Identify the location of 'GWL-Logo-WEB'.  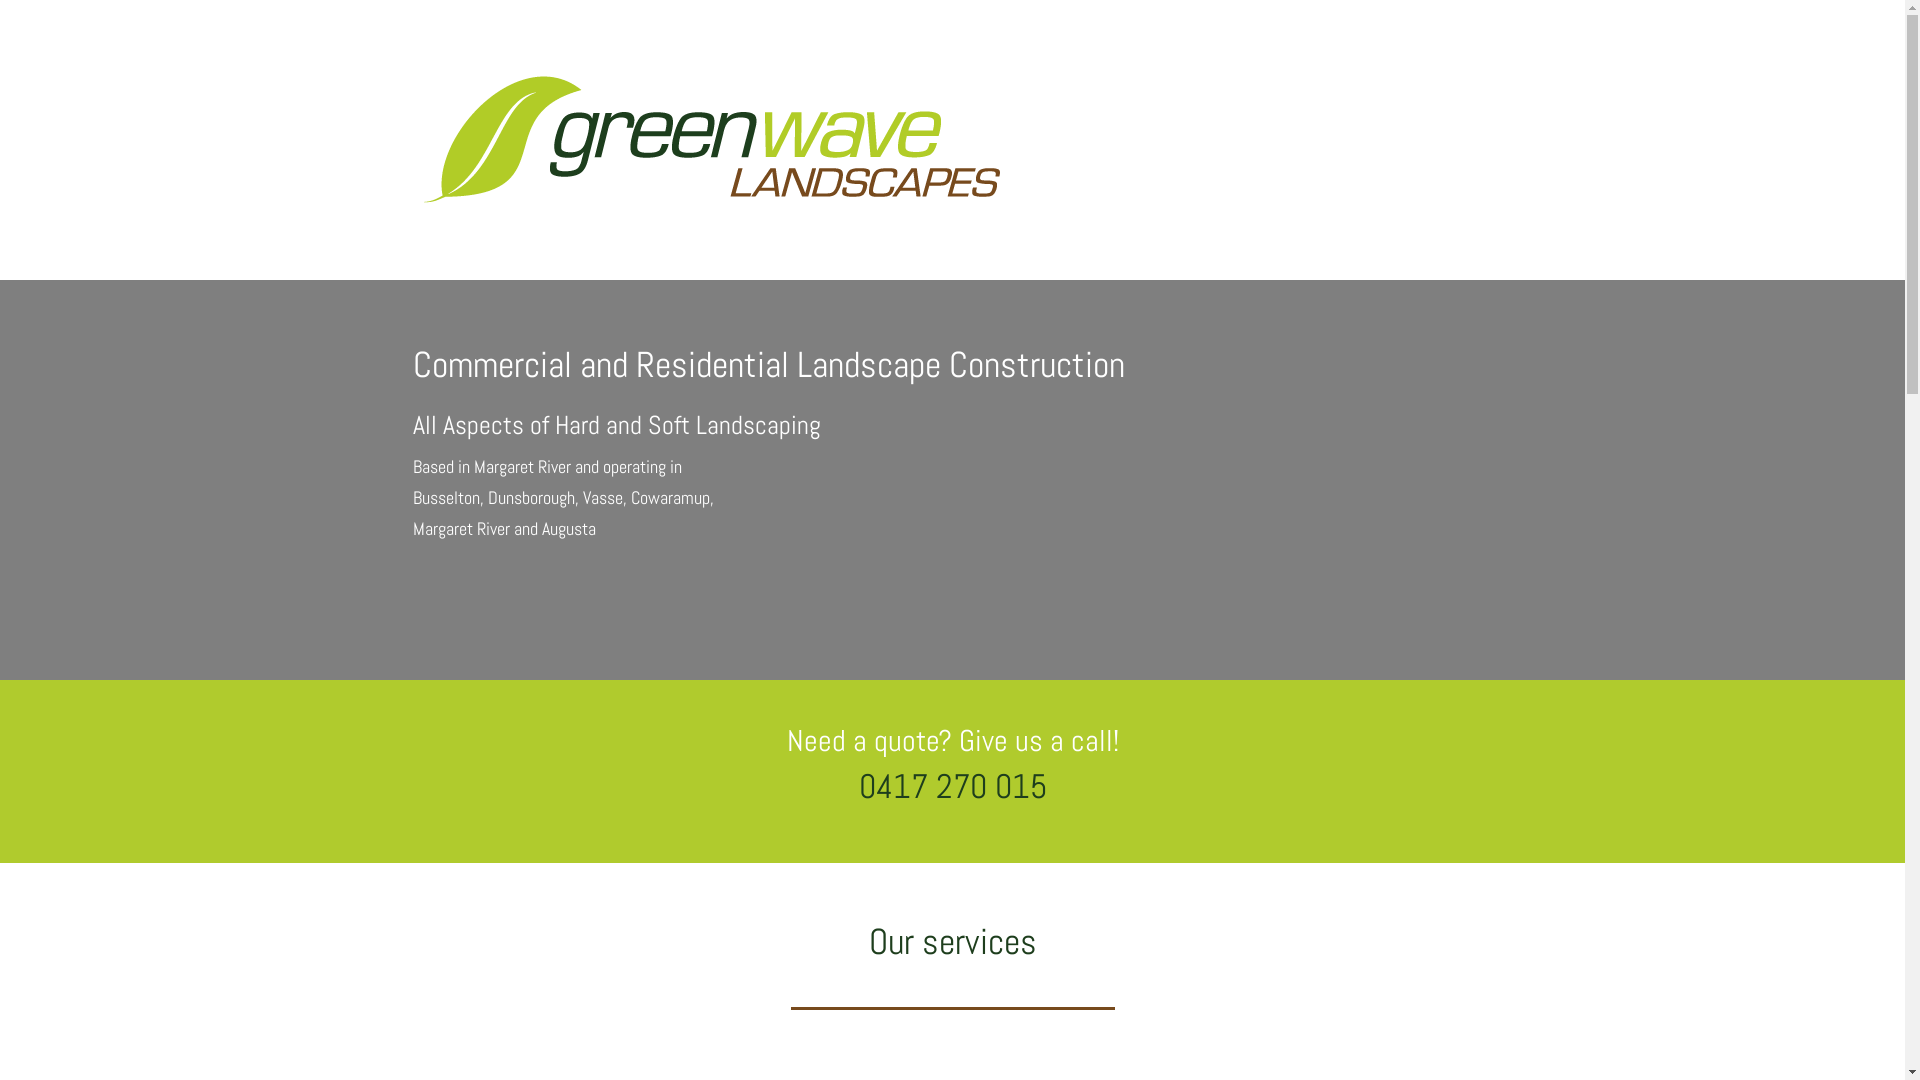
(711, 138).